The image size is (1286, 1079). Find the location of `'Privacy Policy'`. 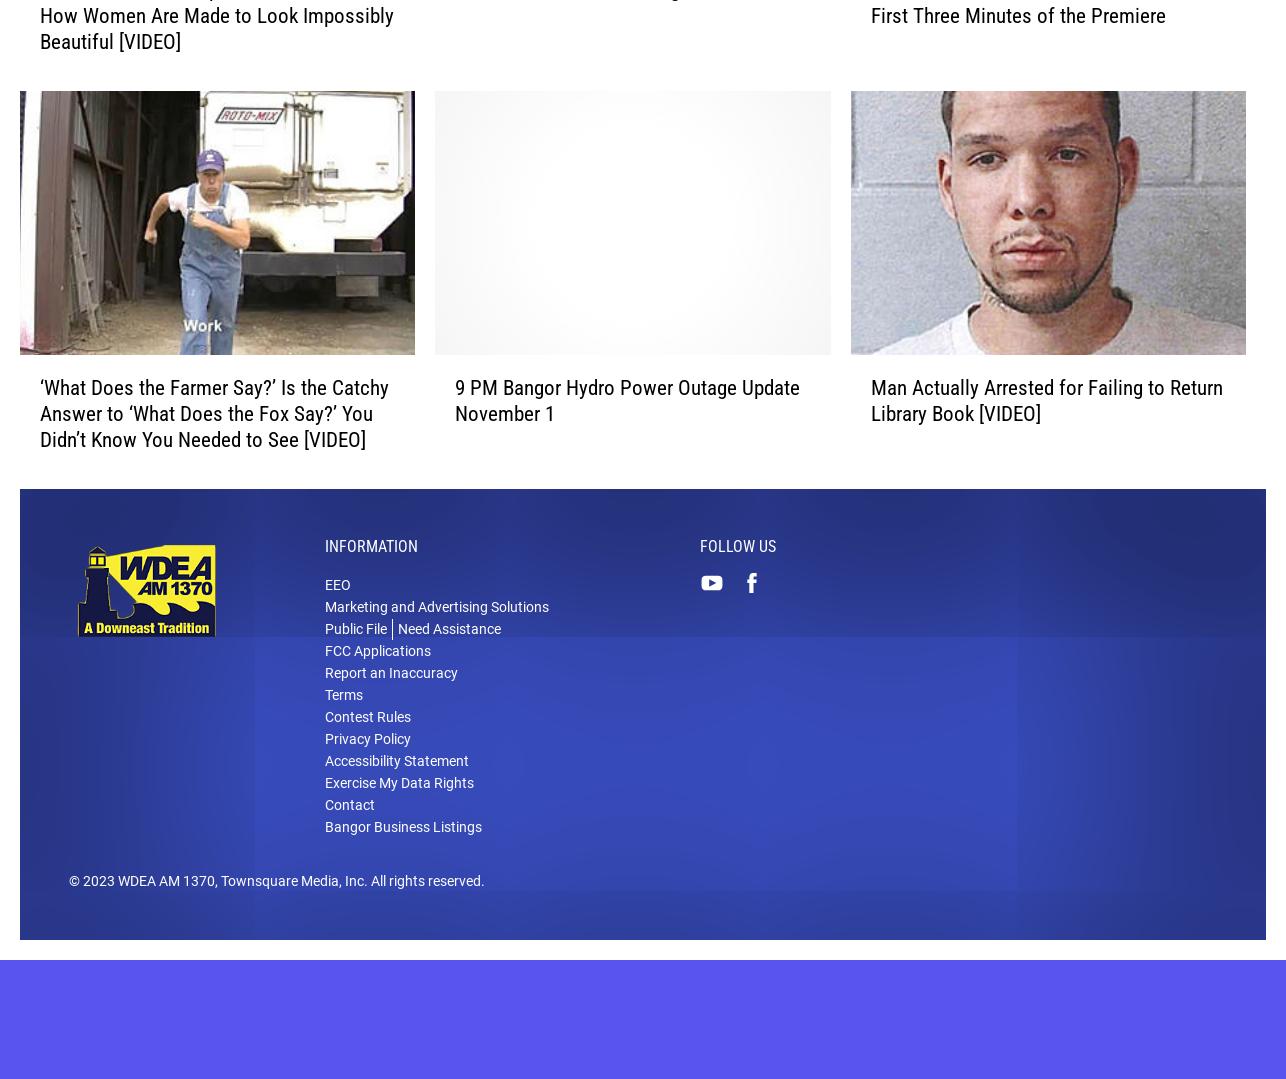

'Privacy Policy' is located at coordinates (367, 769).